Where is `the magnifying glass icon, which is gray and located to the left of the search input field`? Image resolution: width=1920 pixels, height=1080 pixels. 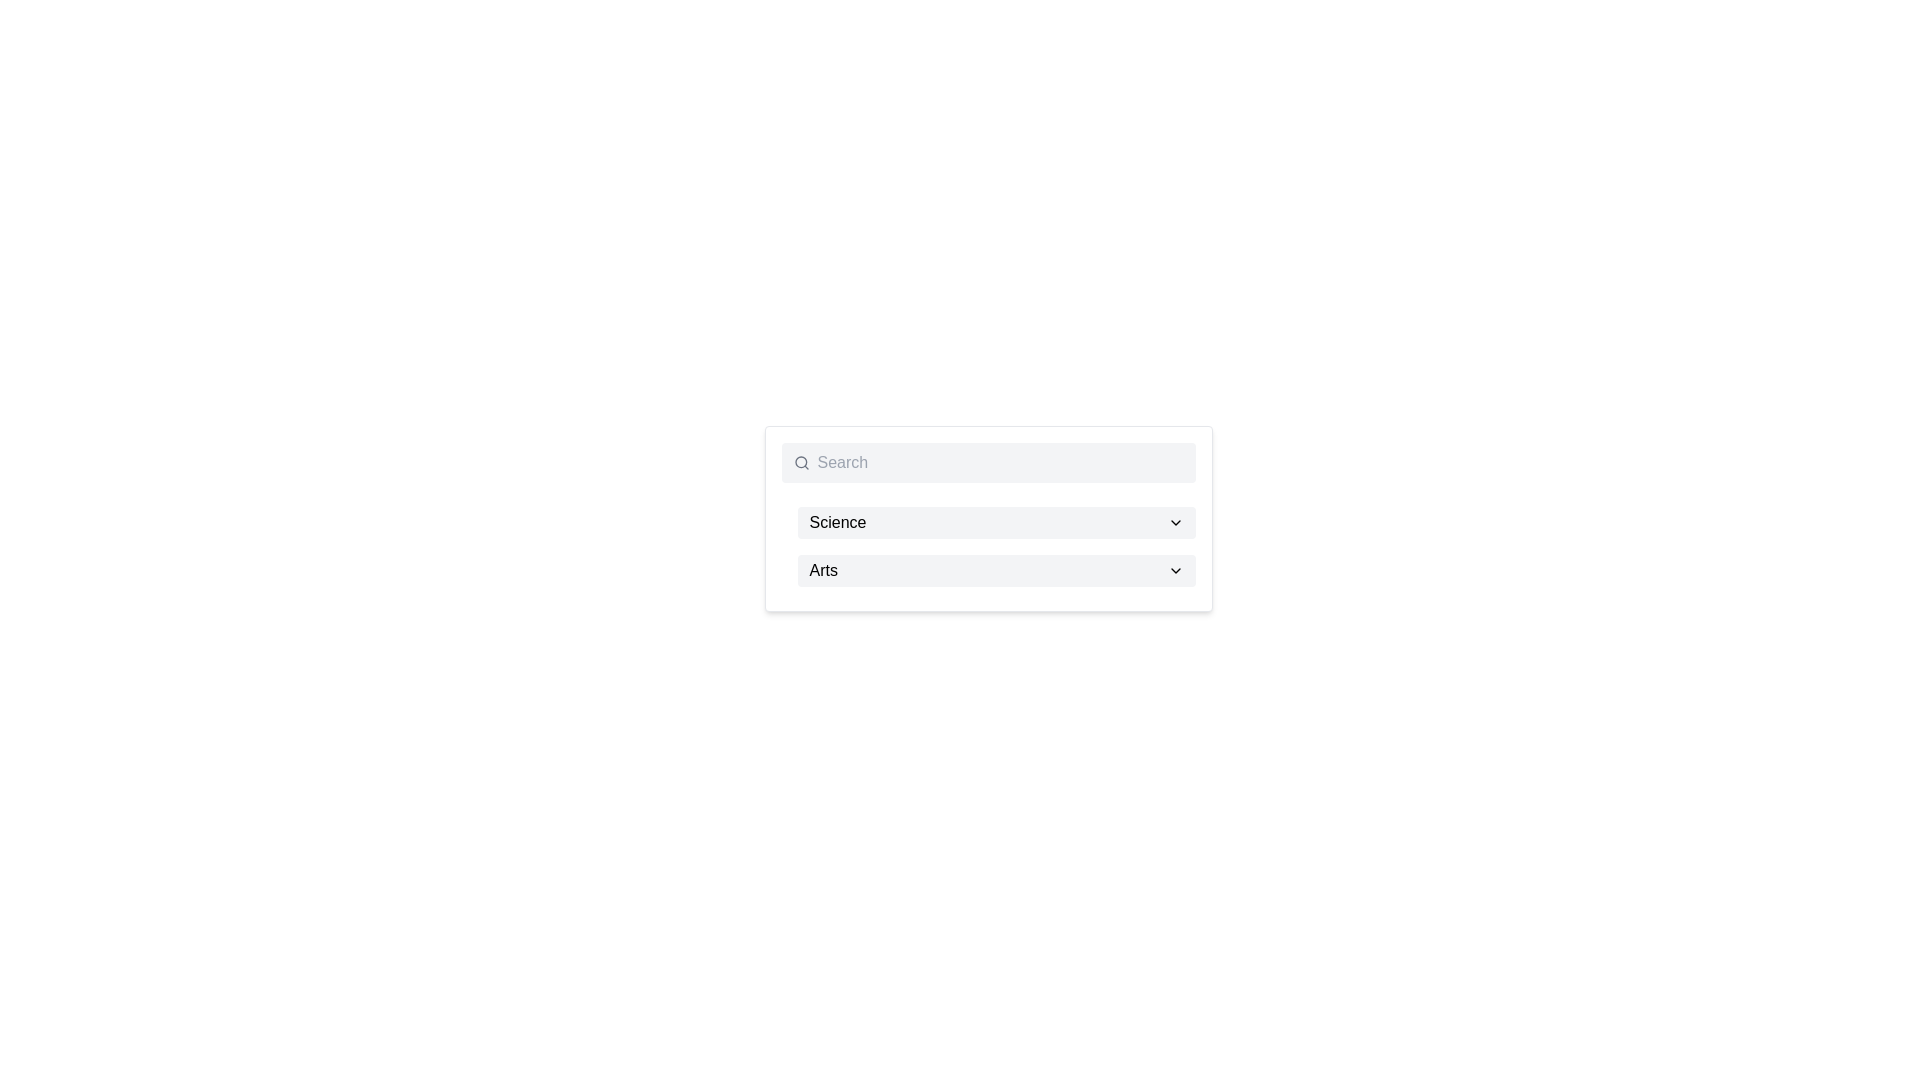
the magnifying glass icon, which is gray and located to the left of the search input field is located at coordinates (801, 462).